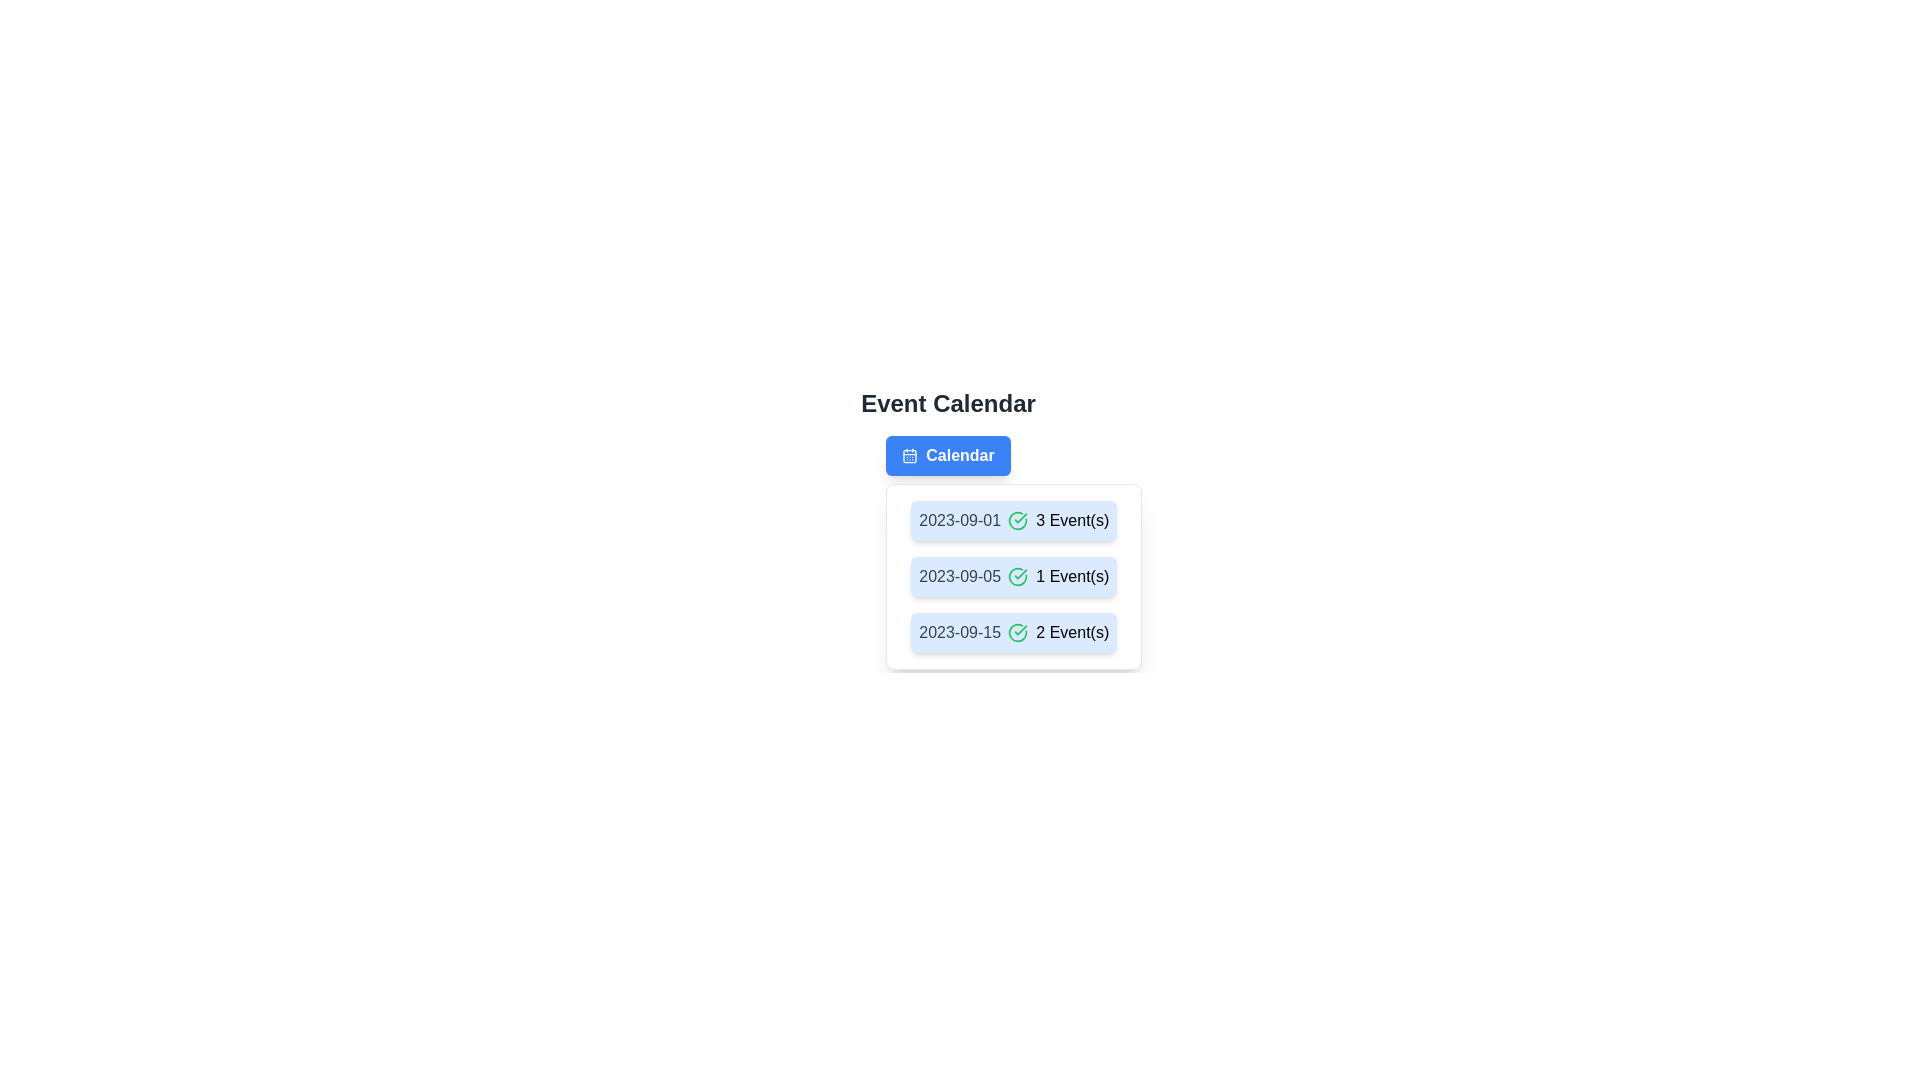 This screenshot has width=1920, height=1080. I want to click on the date display text element located in the 'Event Calendar' section, specifically the second entry in the list, so click(960, 577).